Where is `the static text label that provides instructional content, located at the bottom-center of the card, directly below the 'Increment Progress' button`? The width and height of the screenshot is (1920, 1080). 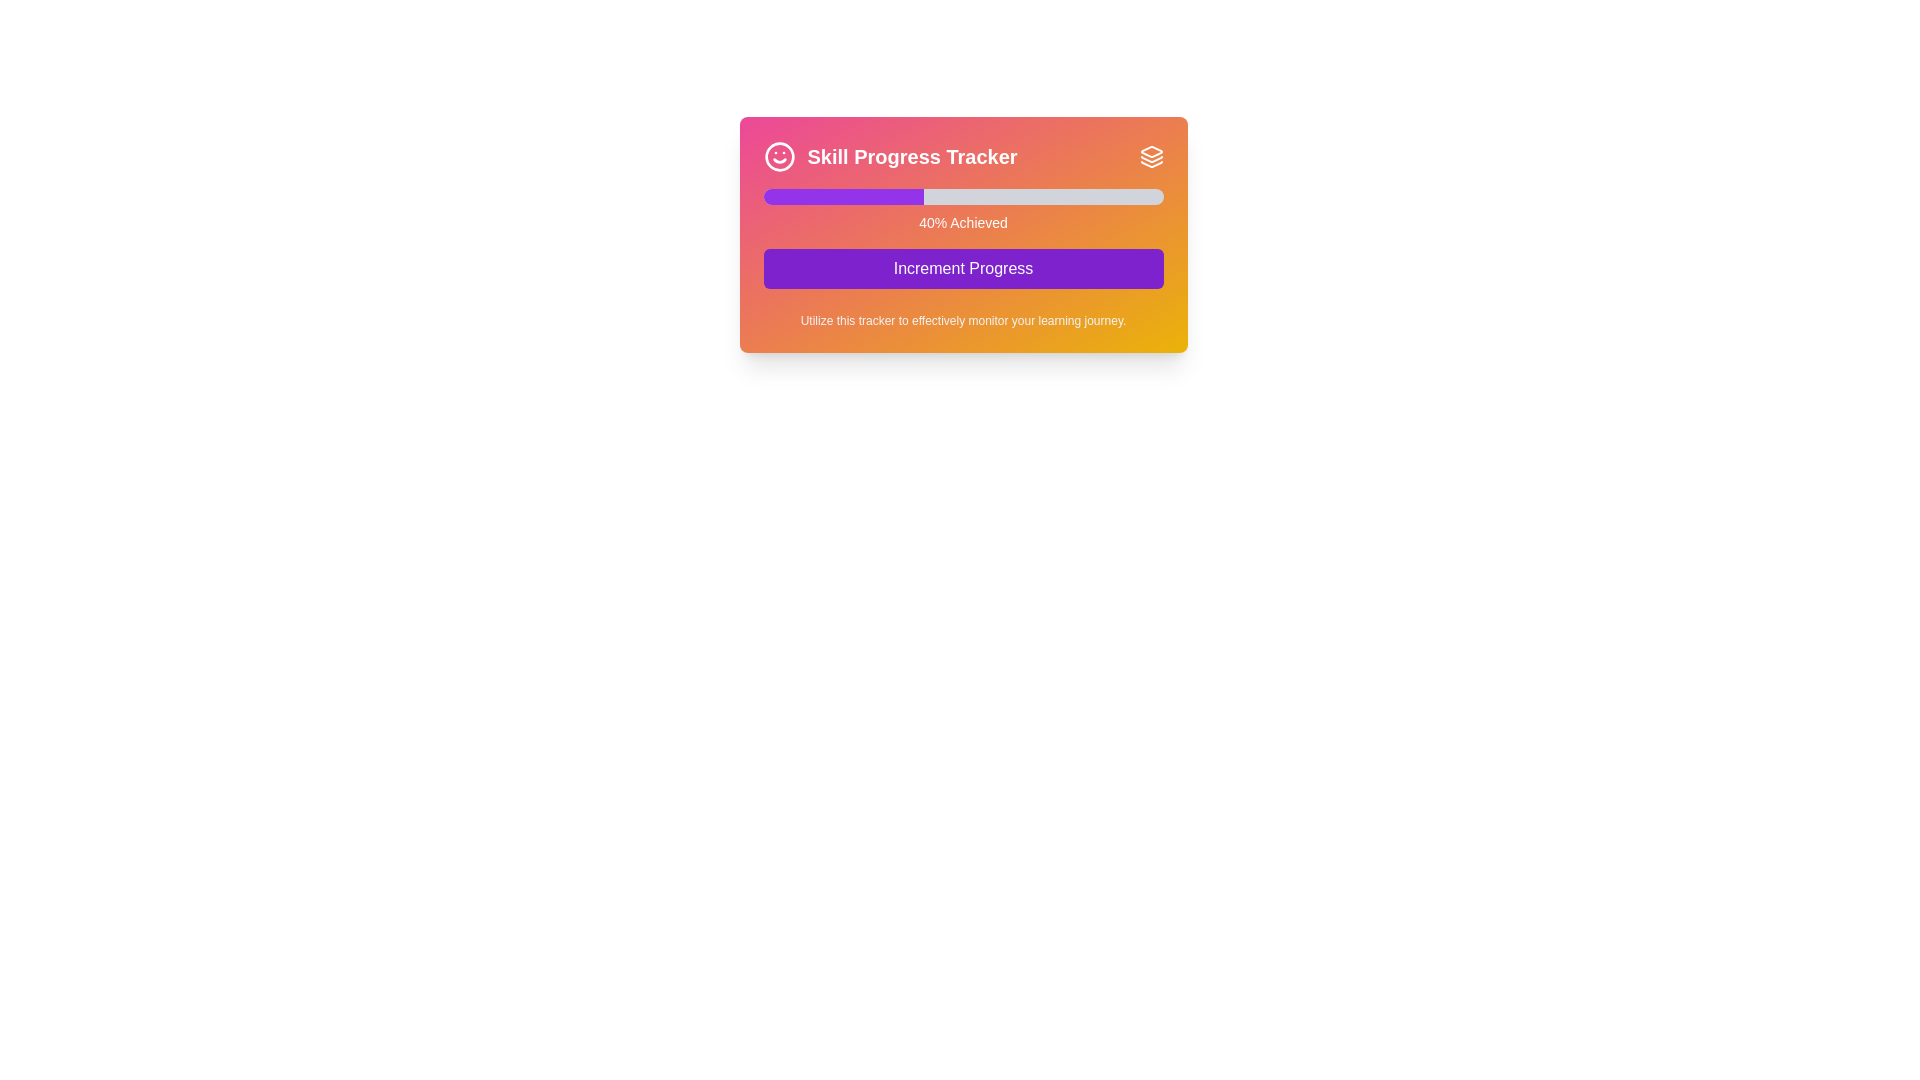
the static text label that provides instructional content, located at the bottom-center of the card, directly below the 'Increment Progress' button is located at coordinates (963, 319).